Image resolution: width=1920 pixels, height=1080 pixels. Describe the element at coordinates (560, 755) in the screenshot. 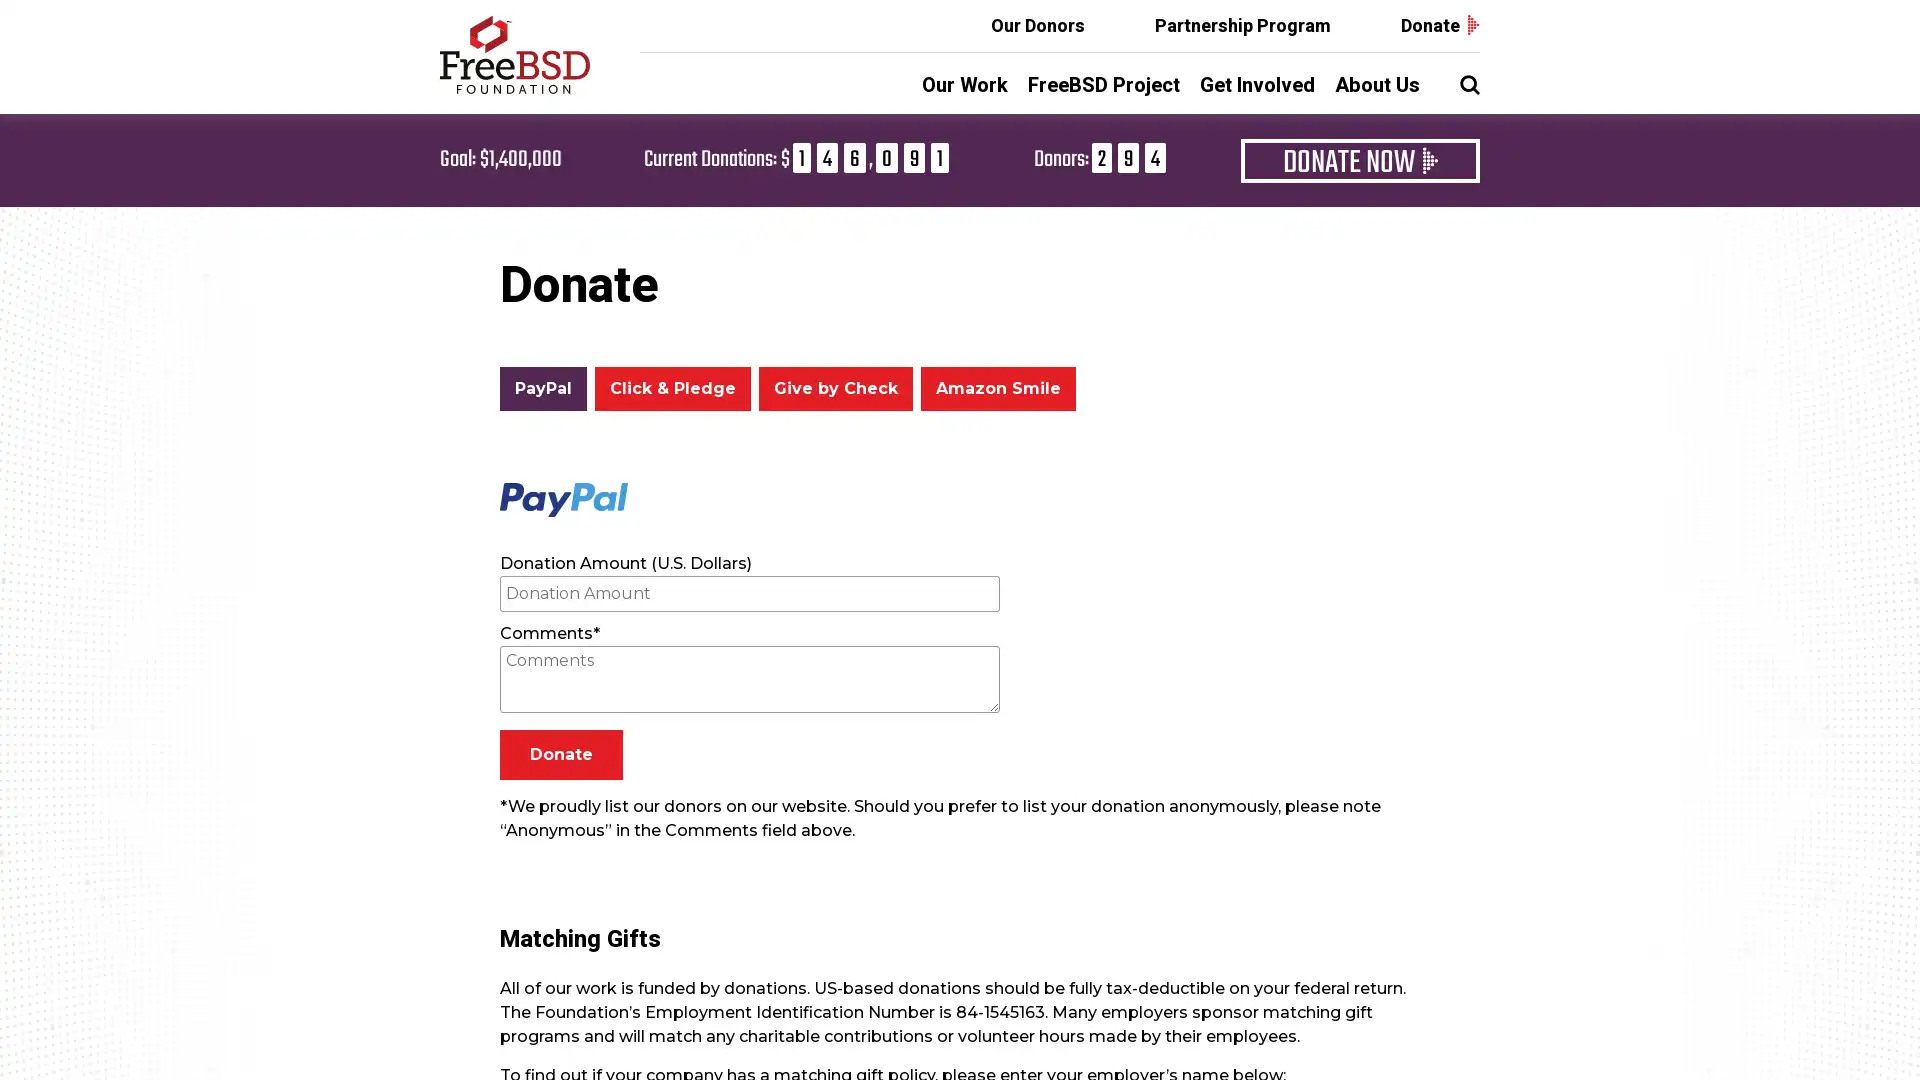

I see `Donate` at that location.